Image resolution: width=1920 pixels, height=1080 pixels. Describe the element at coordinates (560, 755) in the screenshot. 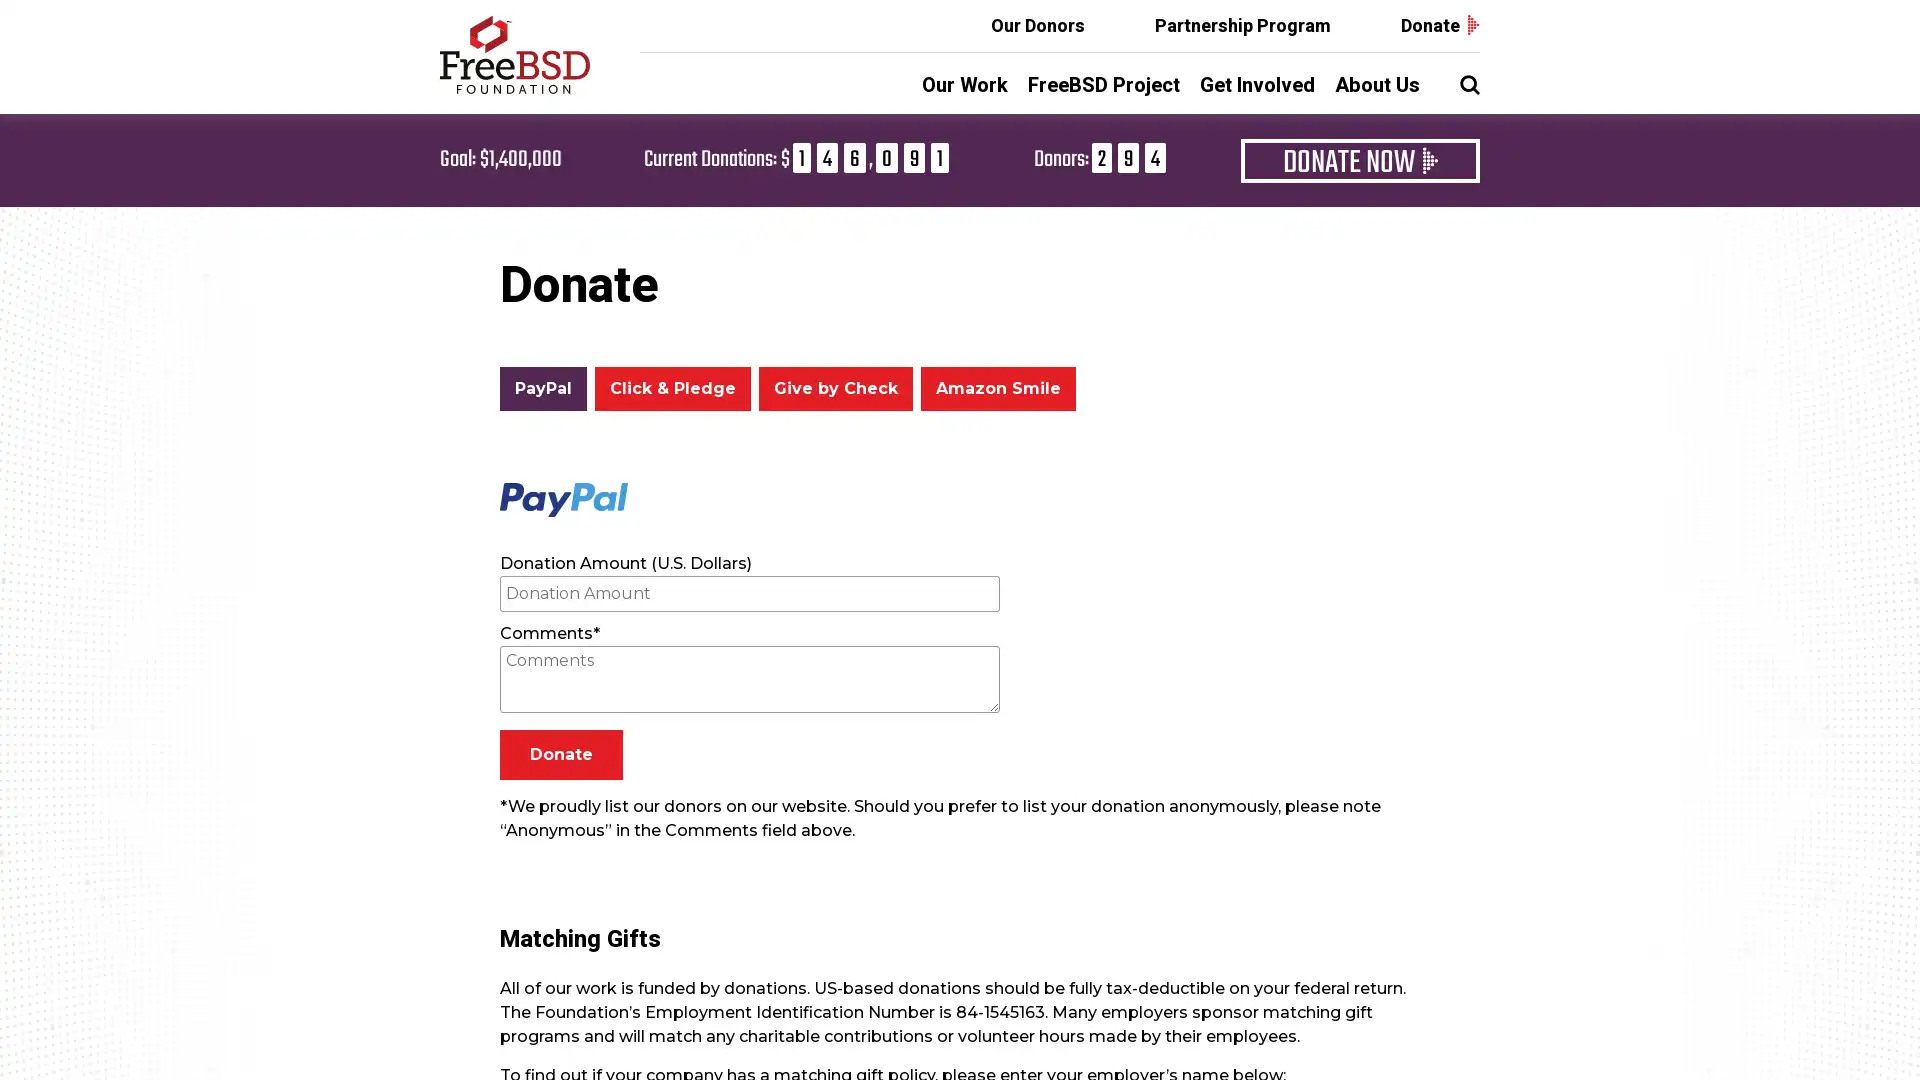

I see `Donate` at that location.